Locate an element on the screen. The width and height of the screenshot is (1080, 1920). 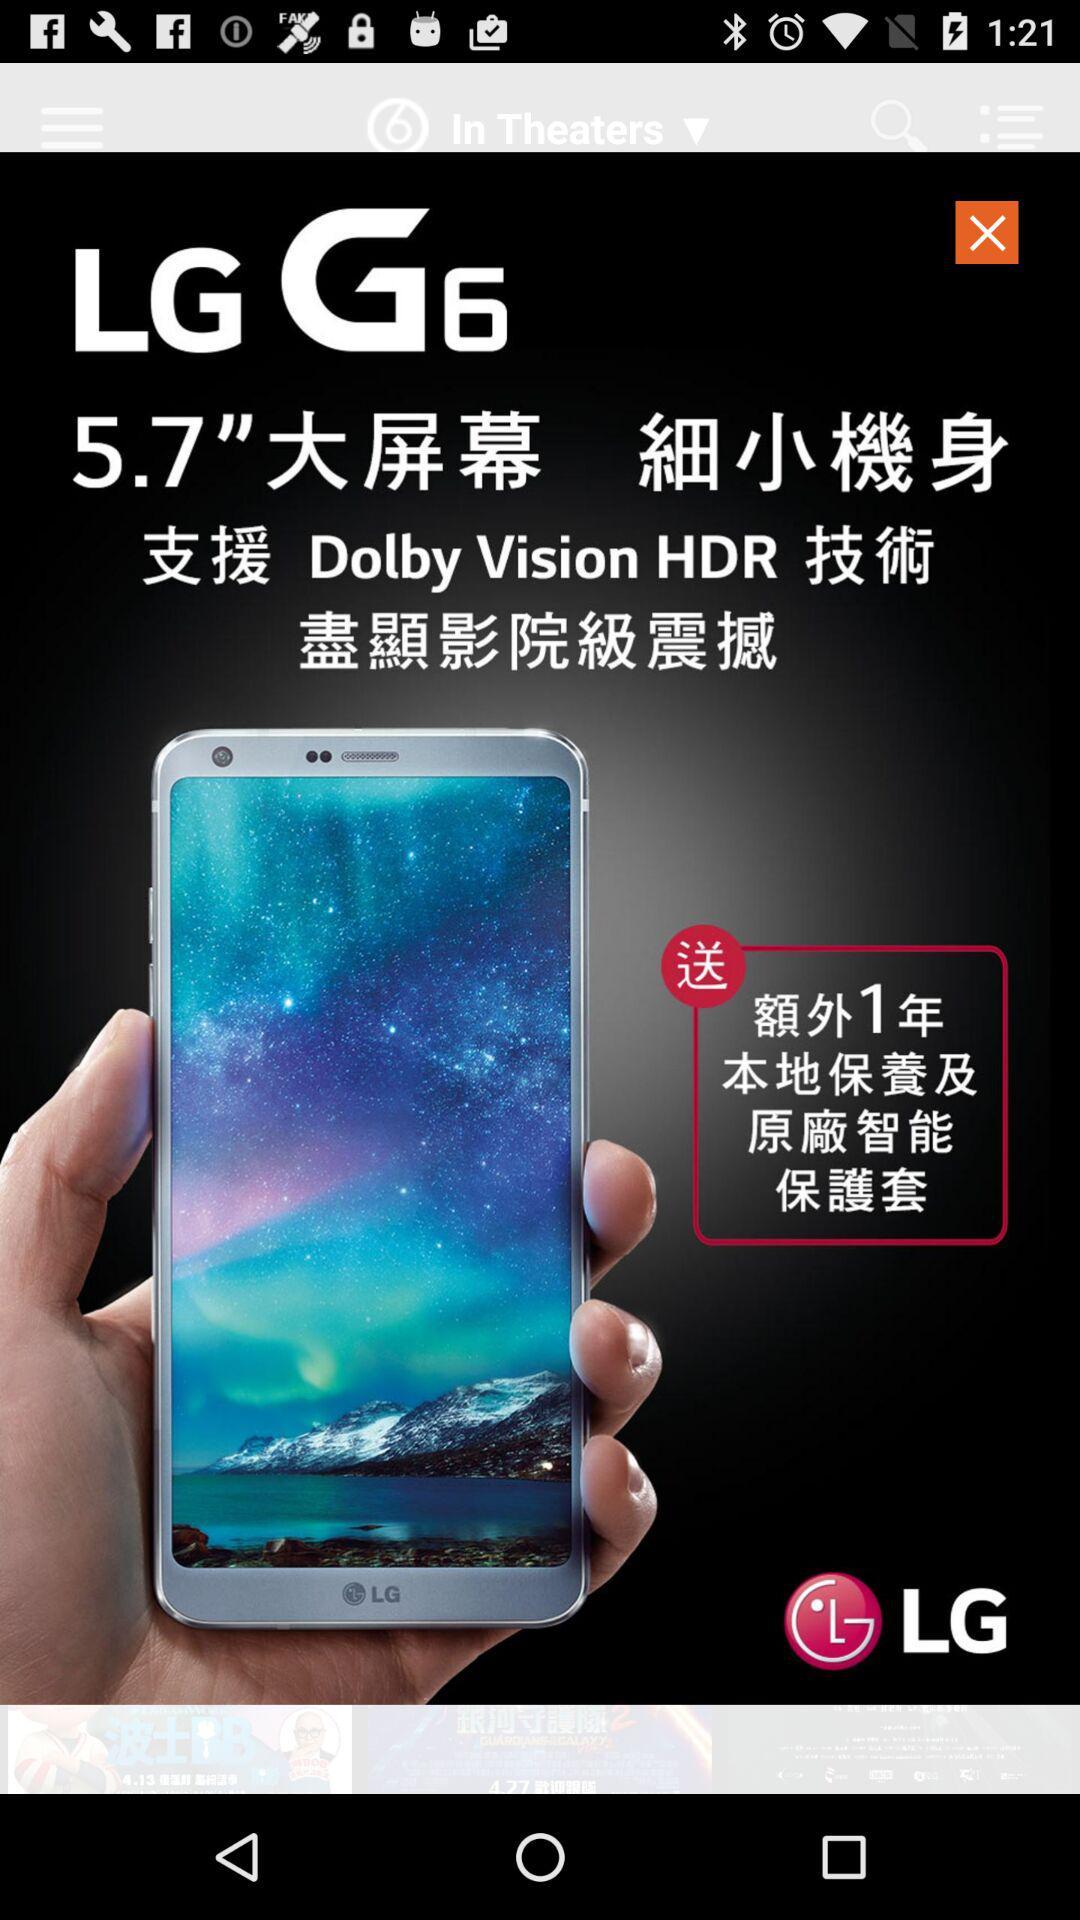
advertisement is located at coordinates (540, 927).